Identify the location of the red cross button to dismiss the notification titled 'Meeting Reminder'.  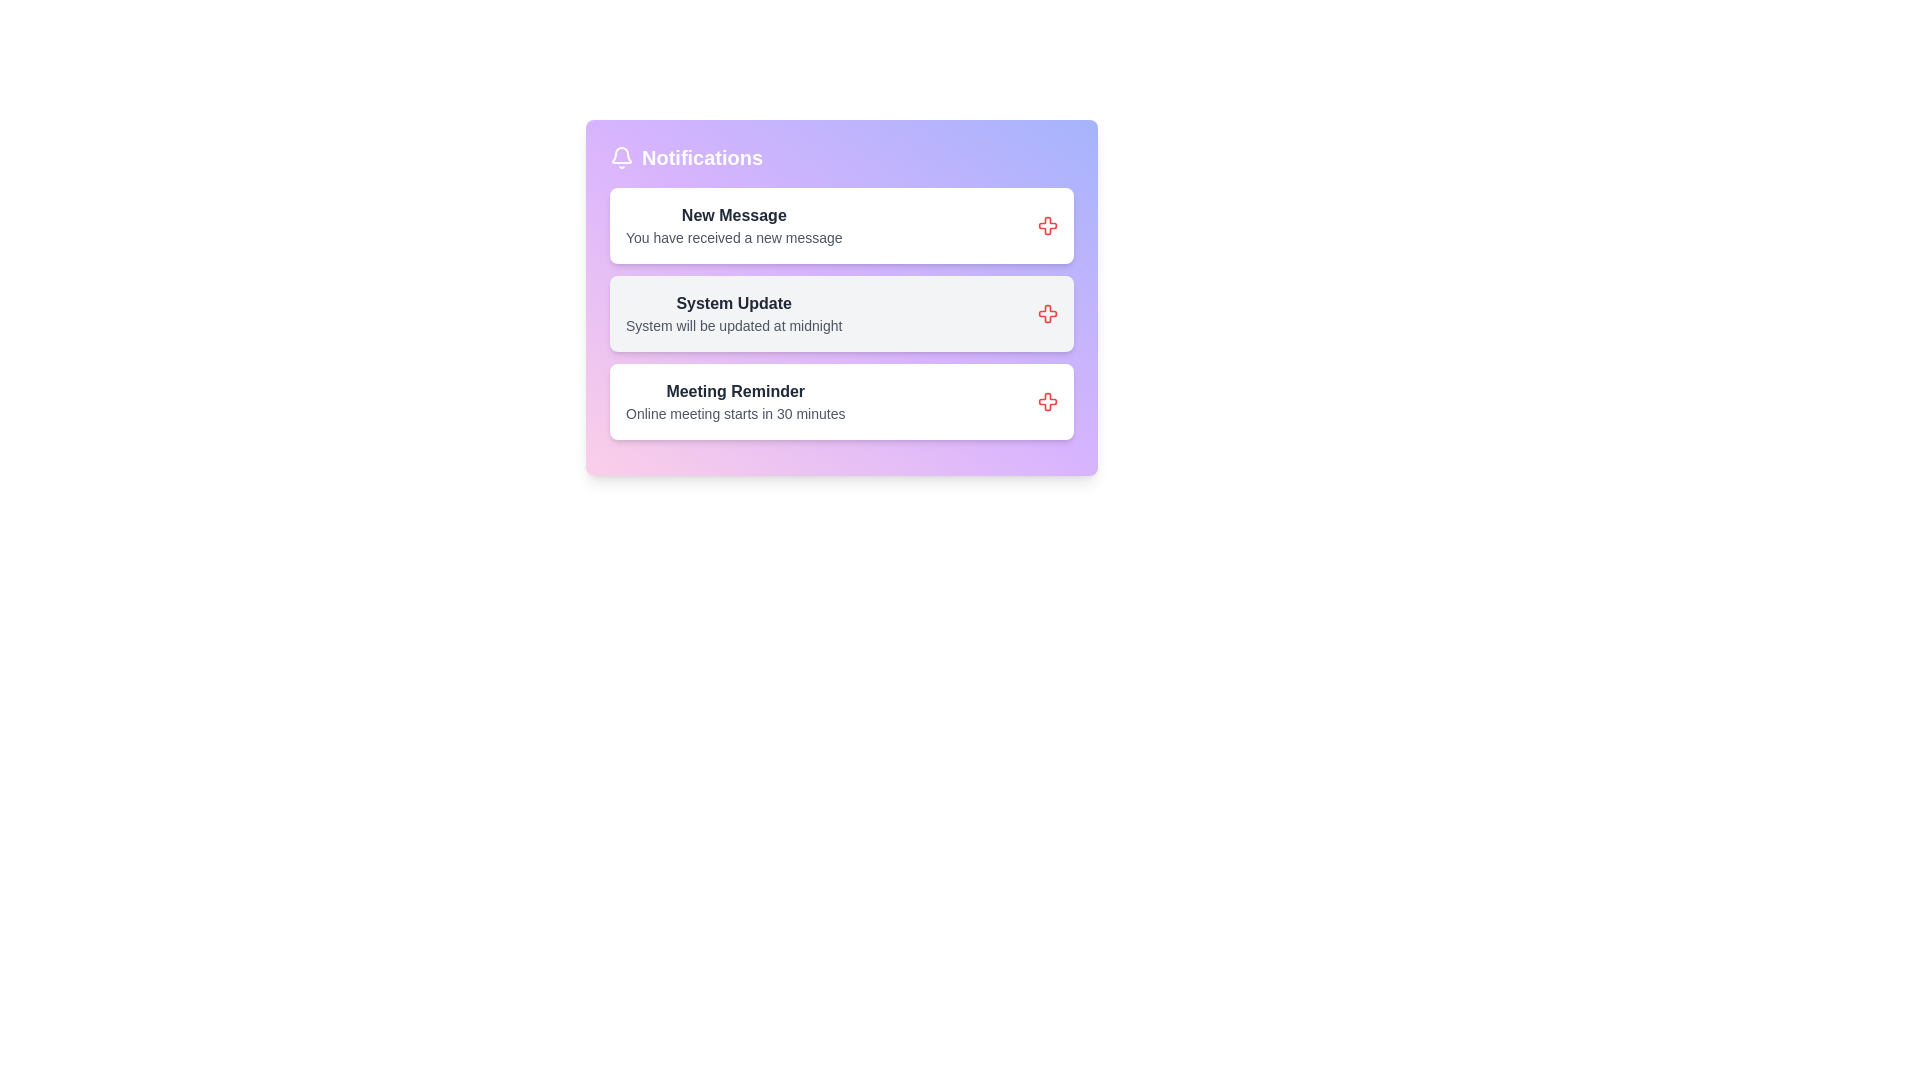
(1046, 401).